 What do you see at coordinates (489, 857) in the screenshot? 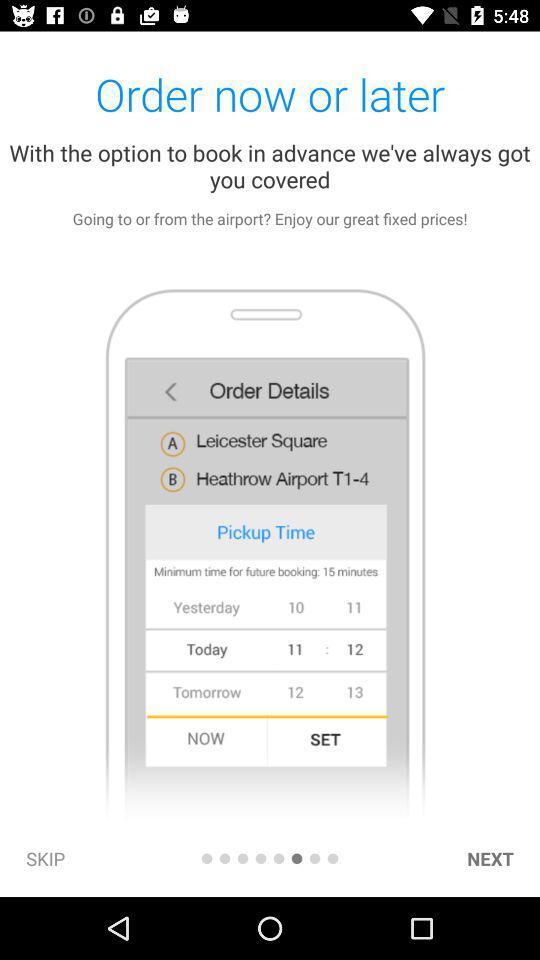
I see `the next icon` at bounding box center [489, 857].